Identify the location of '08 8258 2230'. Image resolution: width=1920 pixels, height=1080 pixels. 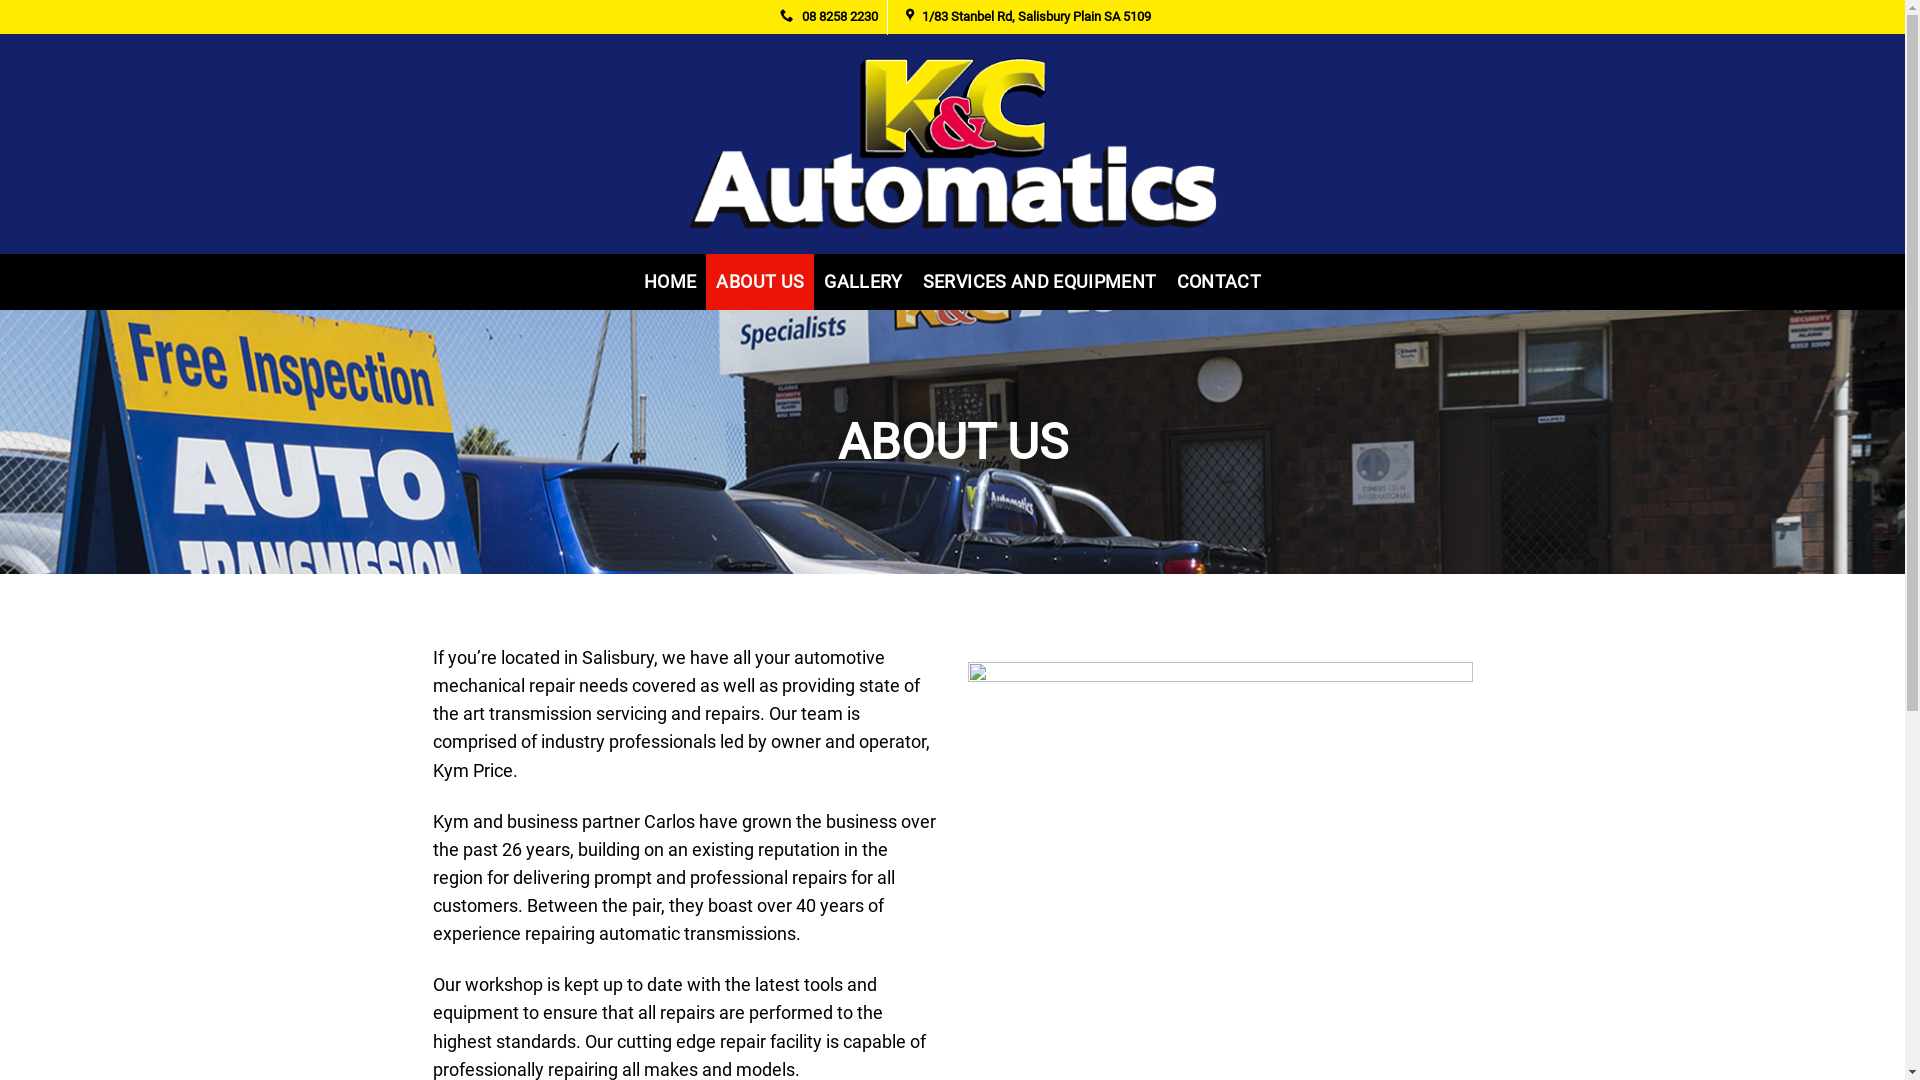
(829, 16).